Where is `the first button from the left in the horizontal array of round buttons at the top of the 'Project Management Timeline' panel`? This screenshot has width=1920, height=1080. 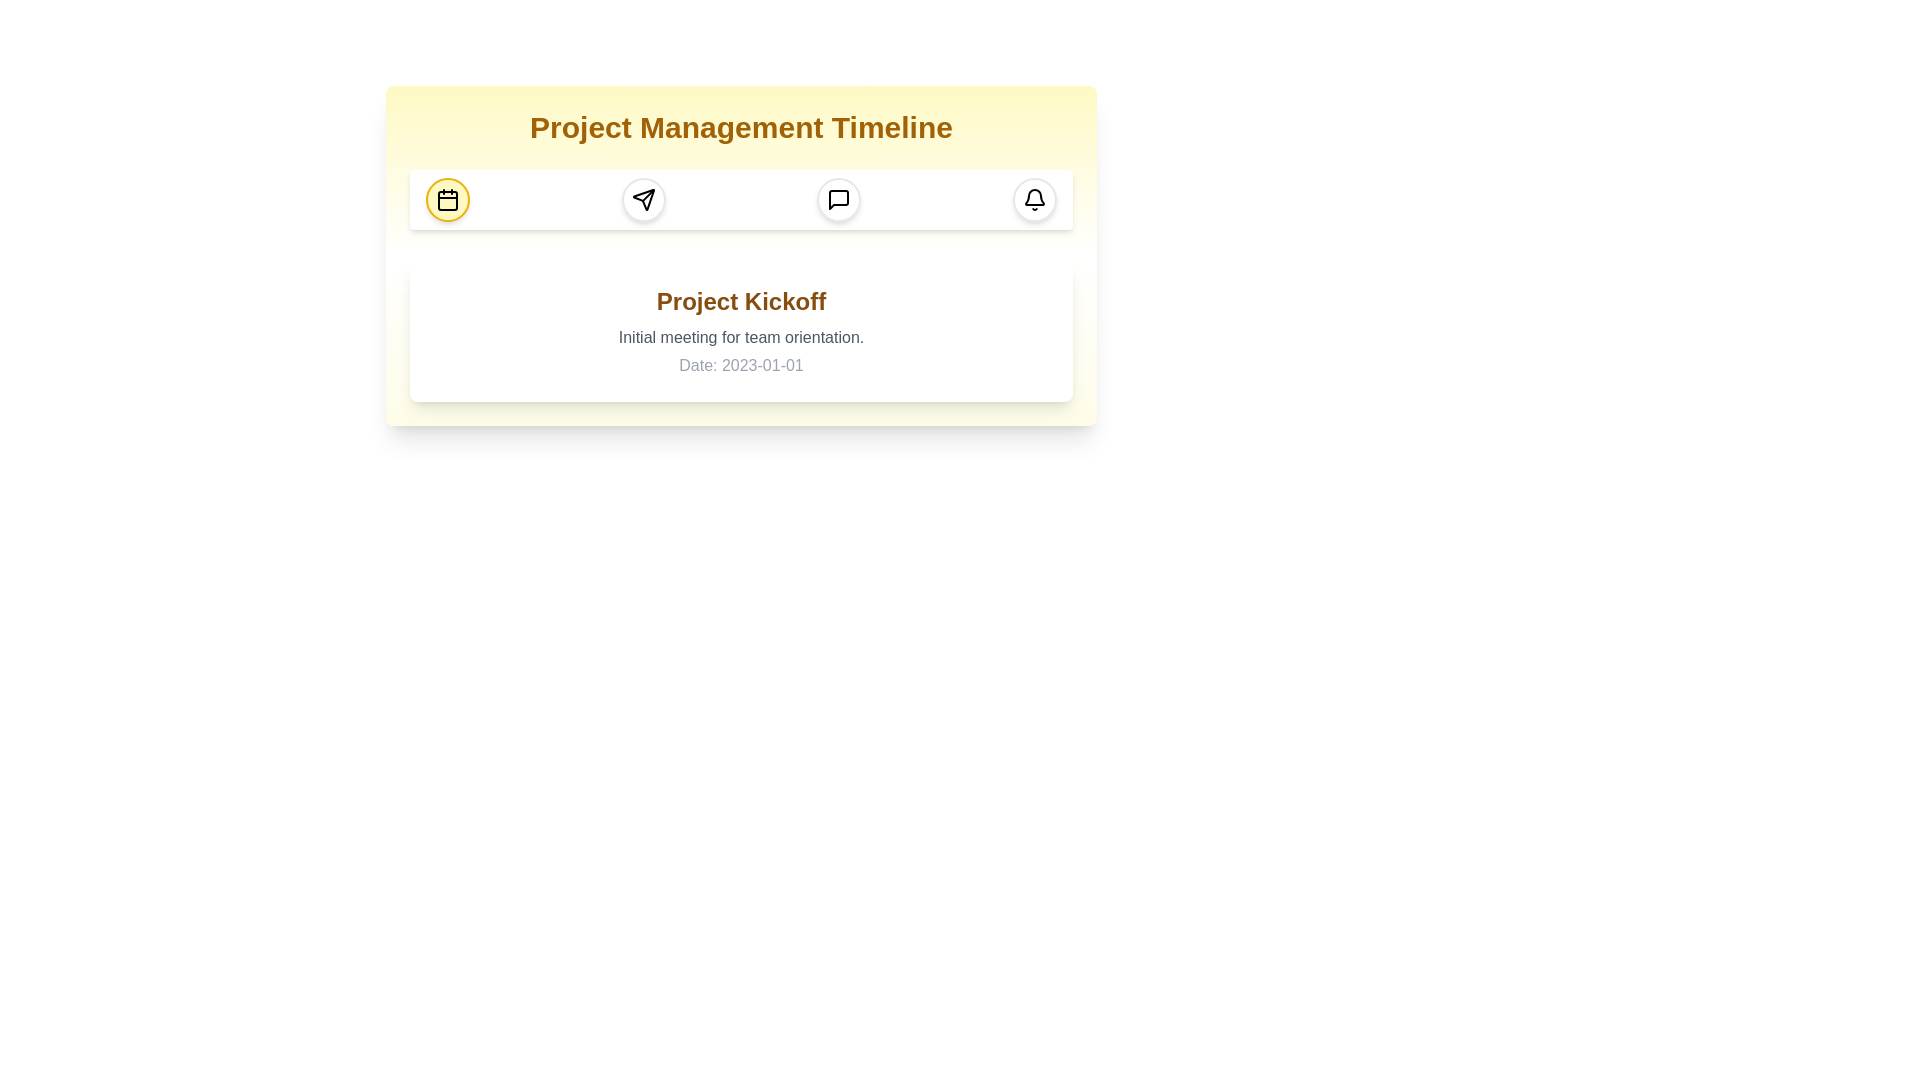 the first button from the left in the horizontal array of round buttons at the top of the 'Project Management Timeline' panel is located at coordinates (446, 200).